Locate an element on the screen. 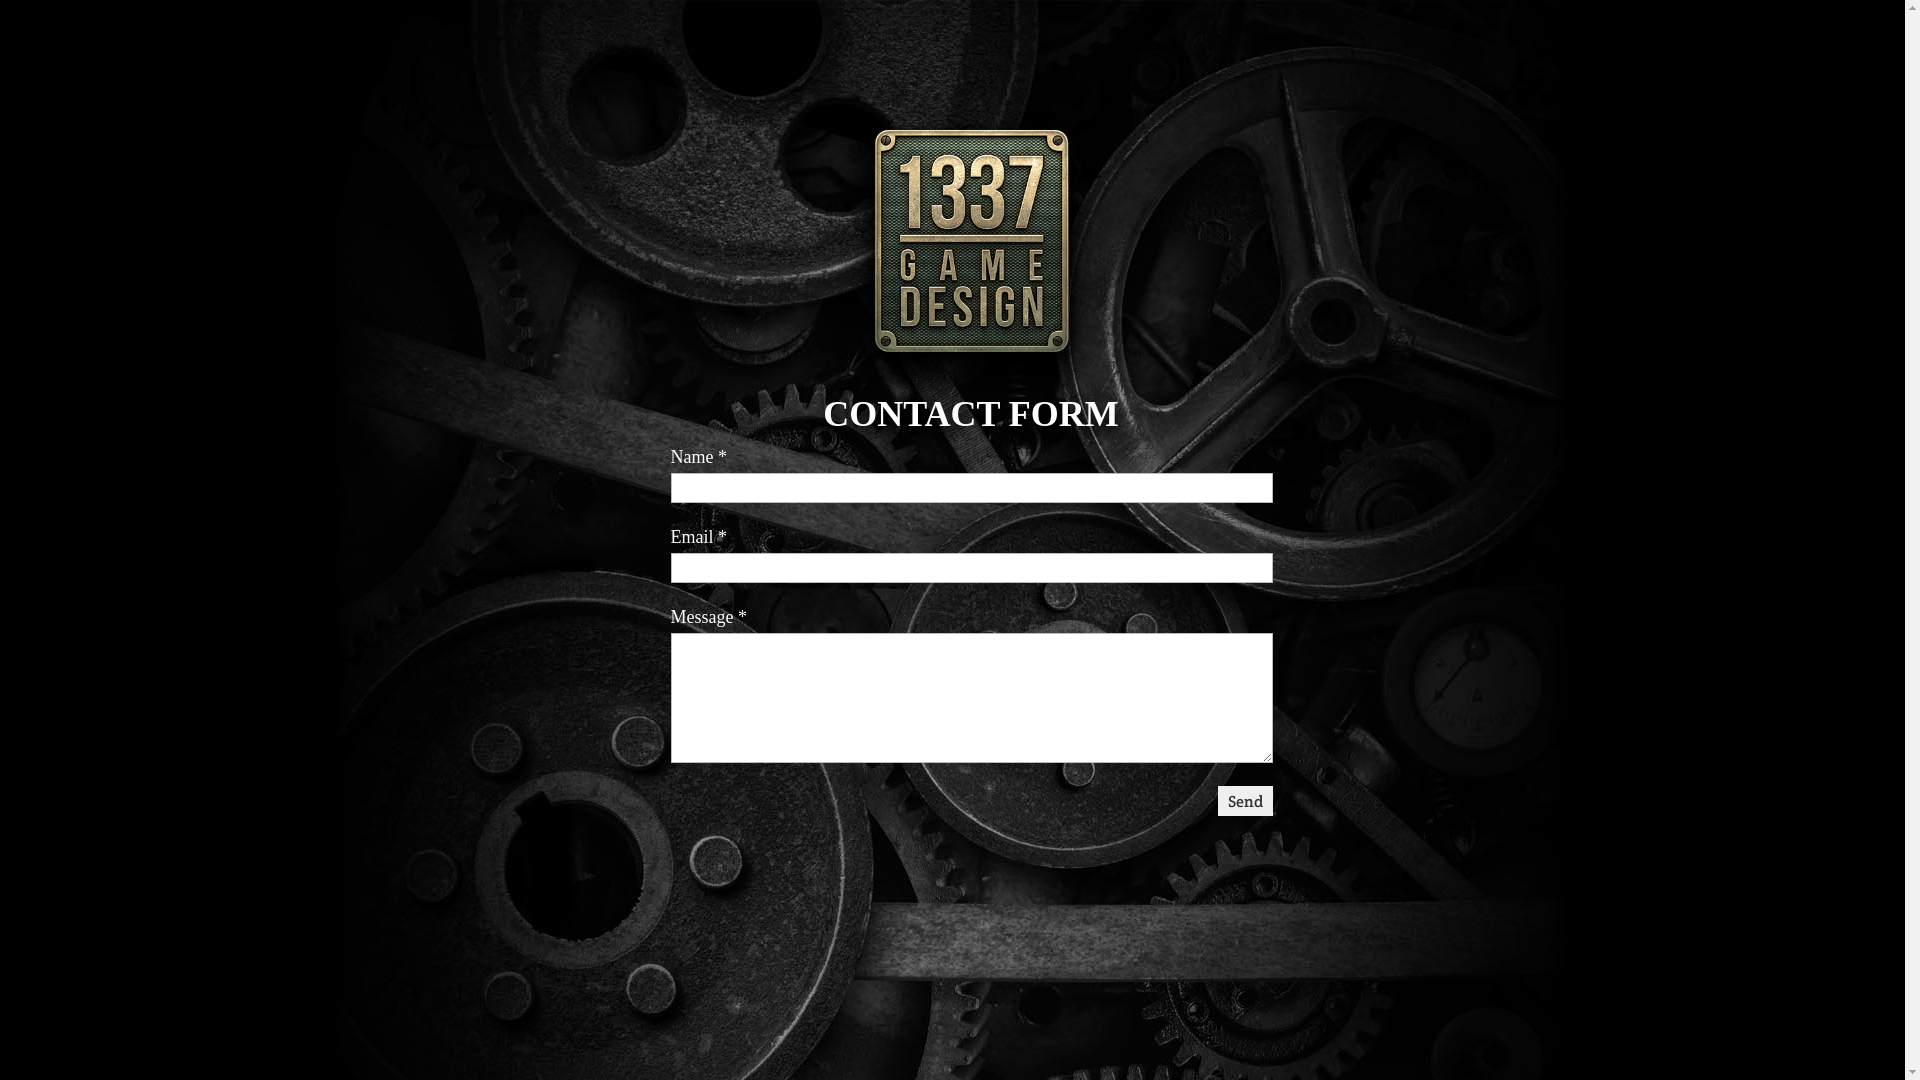 The width and height of the screenshot is (1920, 1080). 'Send' is located at coordinates (1217, 800).